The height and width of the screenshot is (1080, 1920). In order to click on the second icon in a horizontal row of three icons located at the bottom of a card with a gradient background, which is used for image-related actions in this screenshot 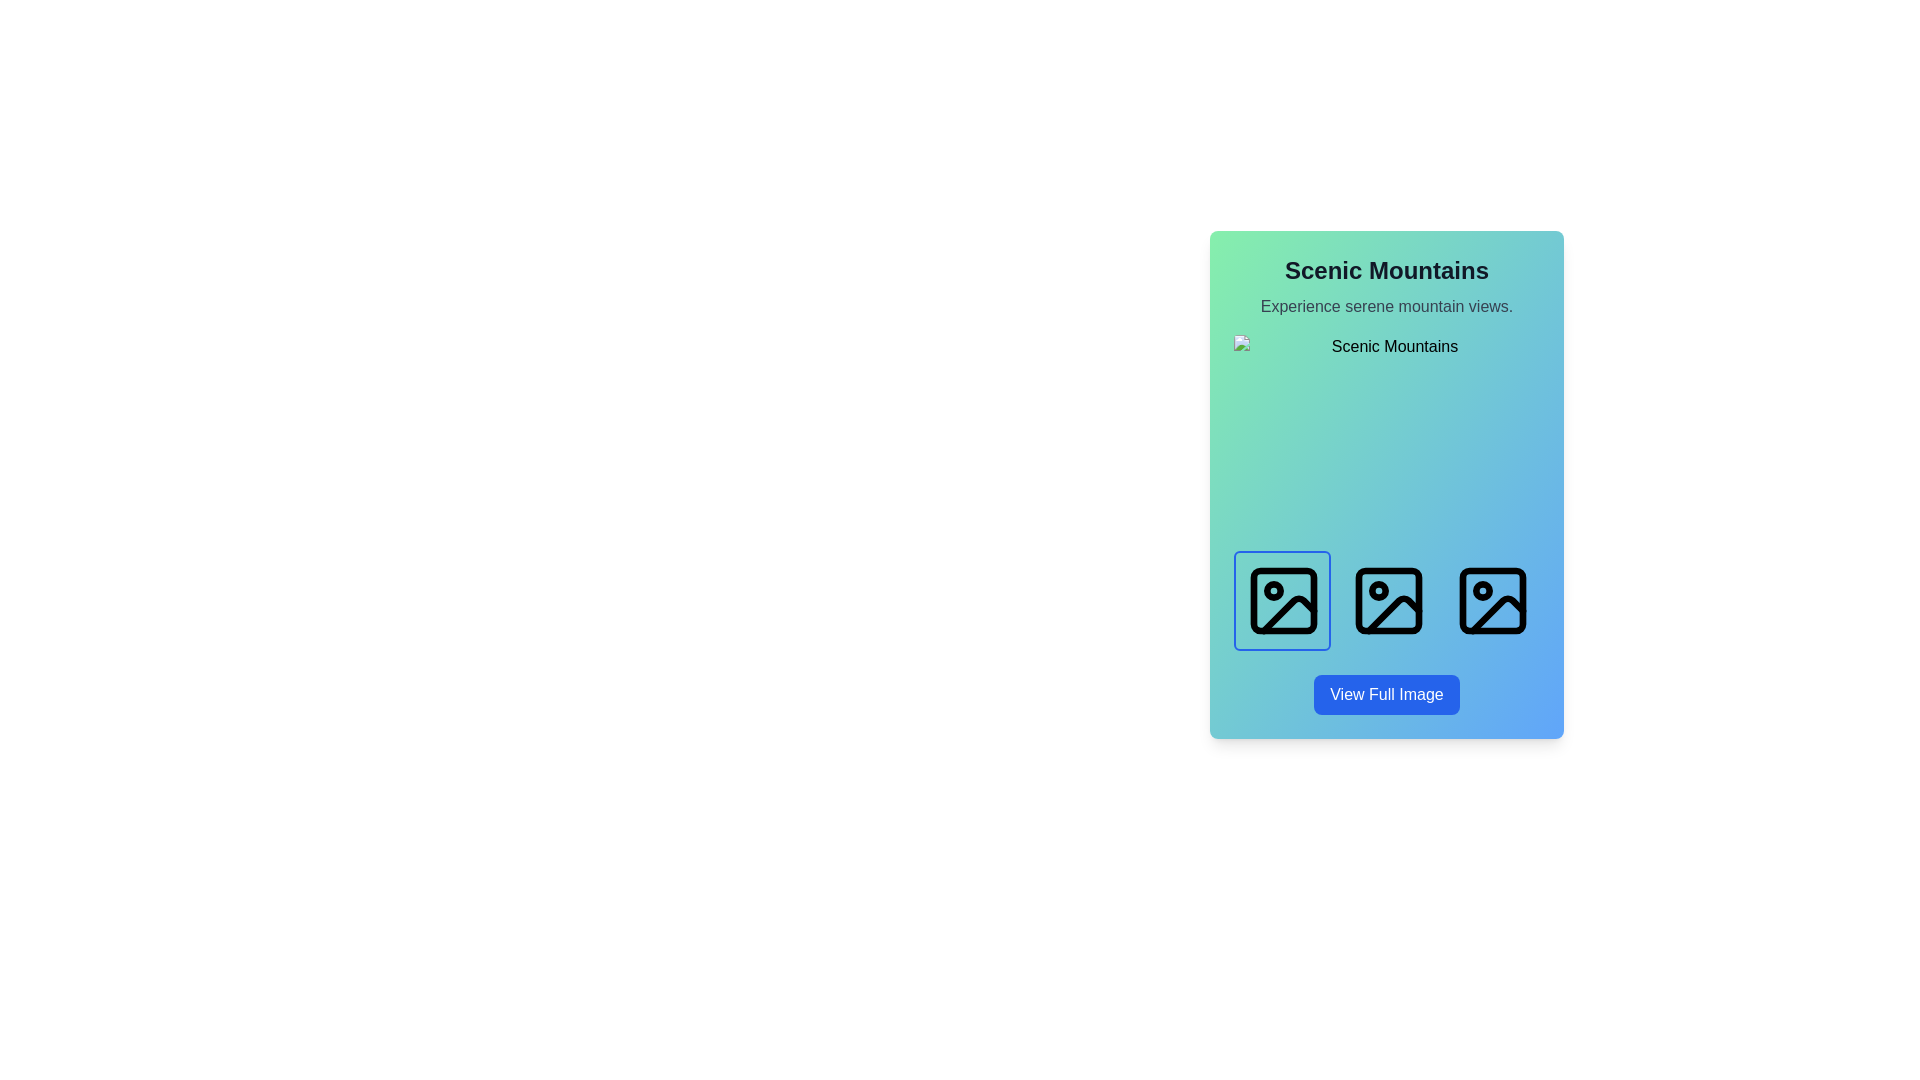, I will do `click(1387, 600)`.